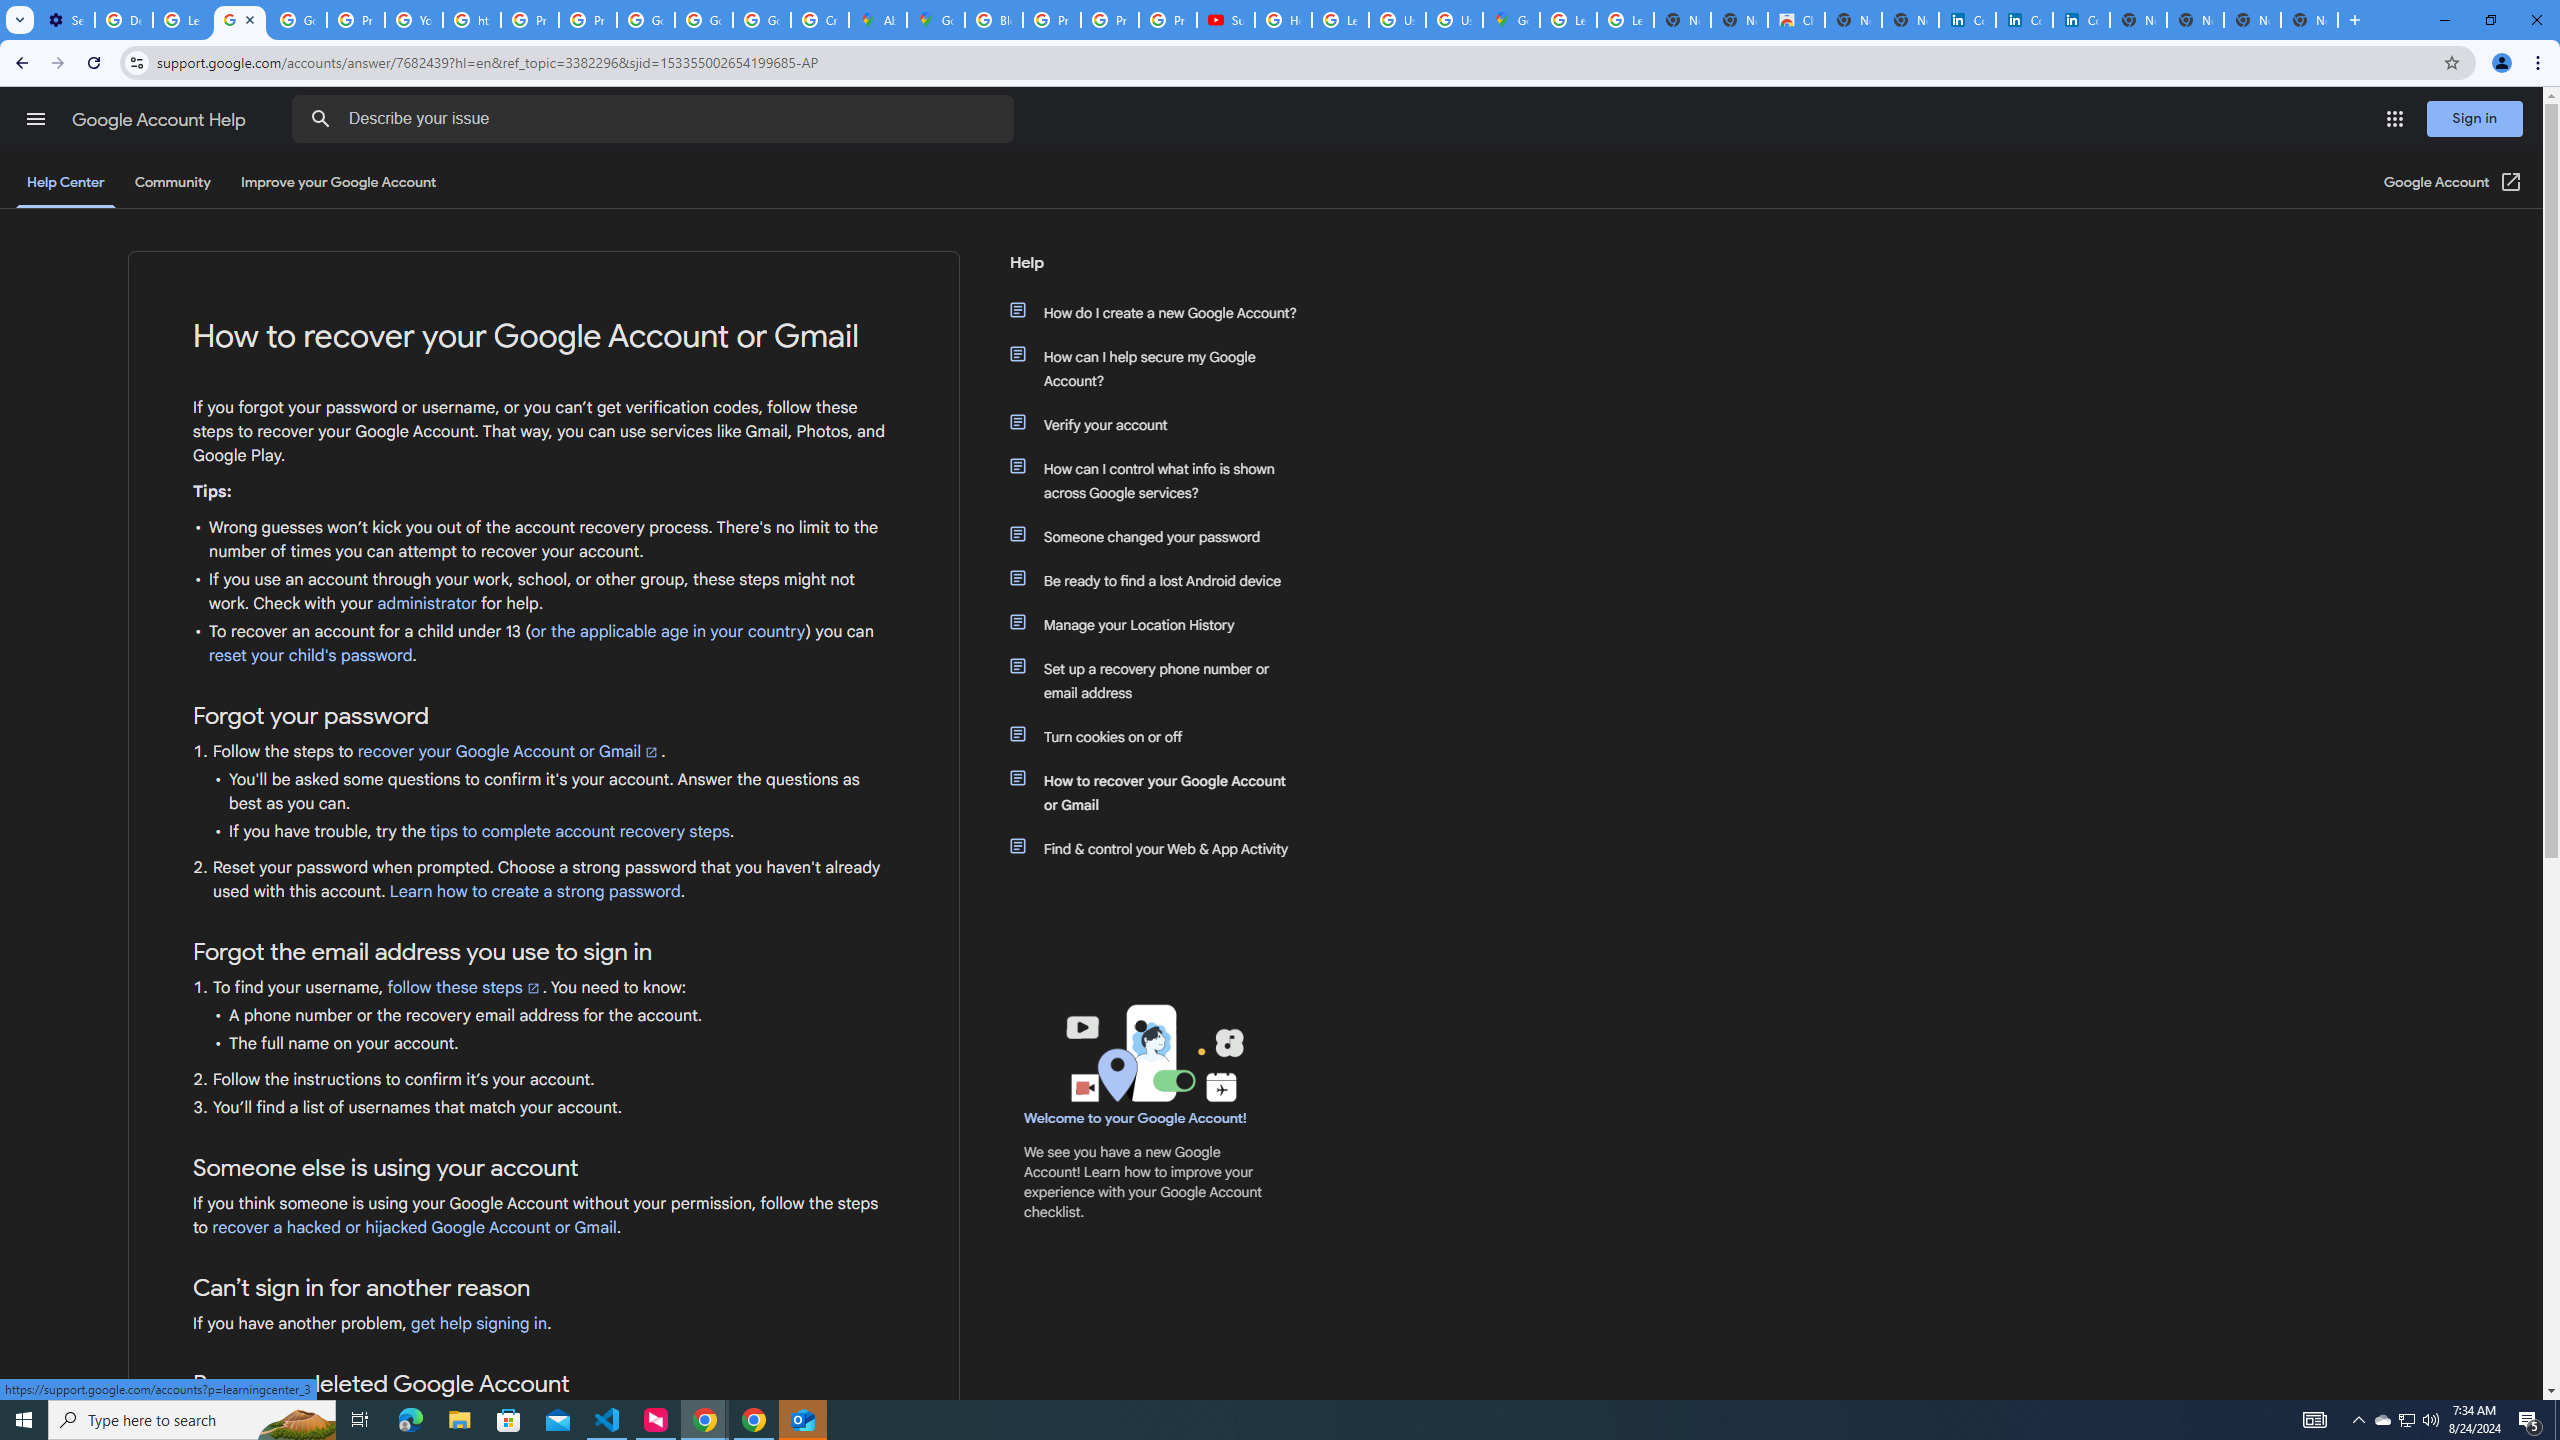  Describe the element at coordinates (160, 119) in the screenshot. I see `'Google Account Help'` at that location.